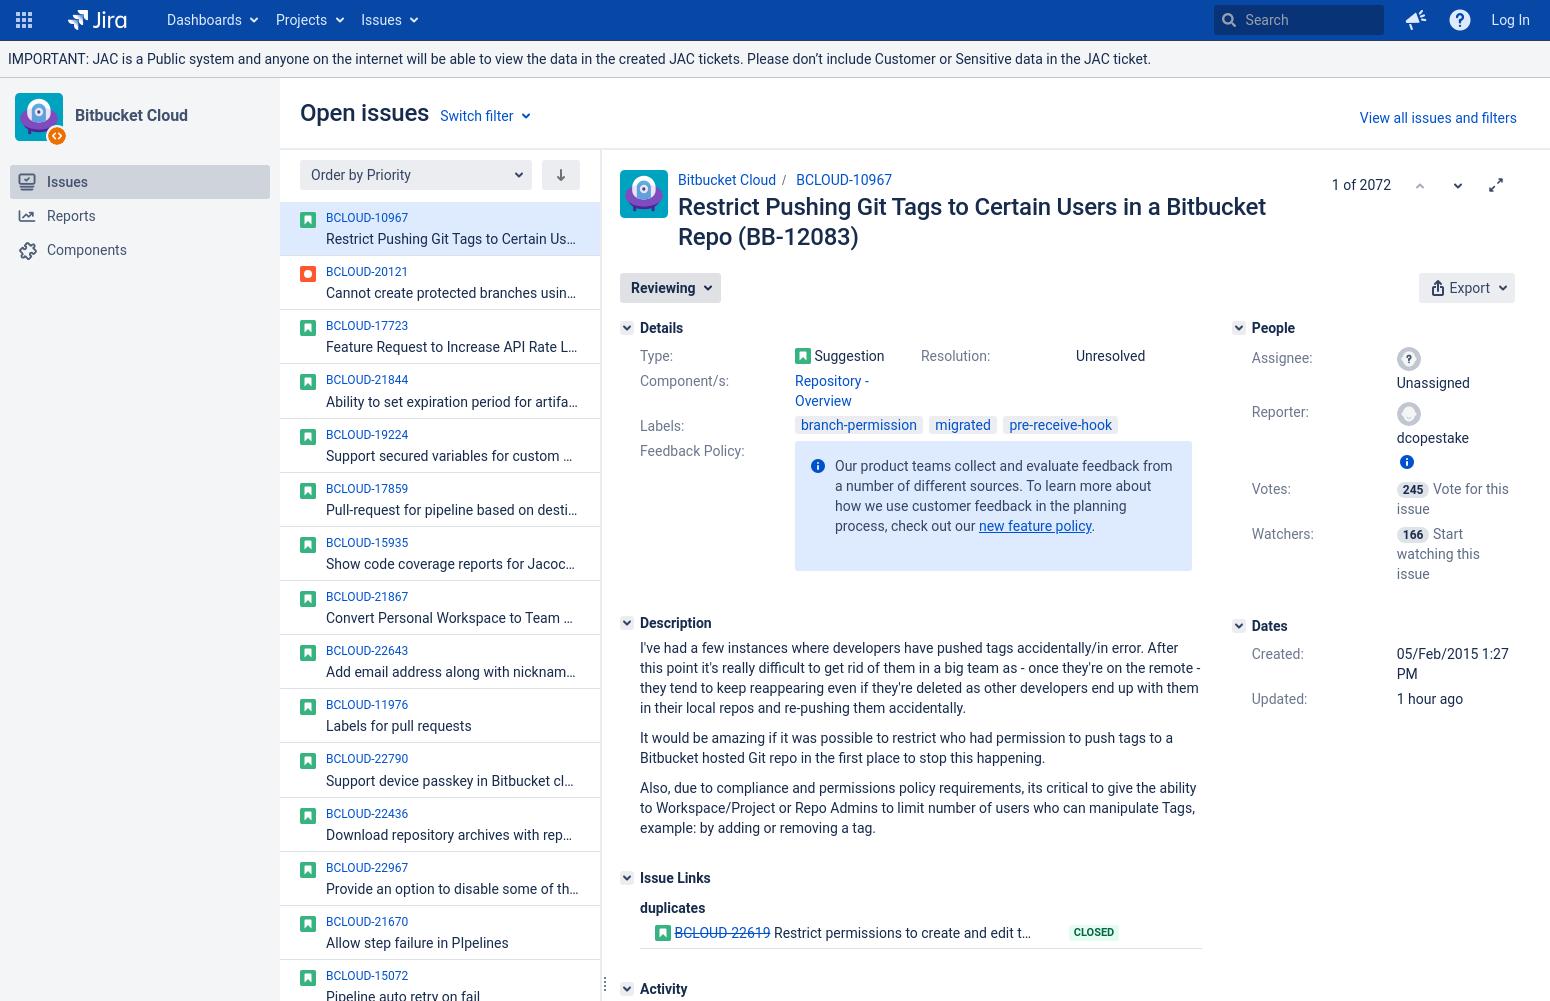 The image size is (1550, 1001). Describe the element at coordinates (1276, 651) in the screenshot. I see `'Created:'` at that location.